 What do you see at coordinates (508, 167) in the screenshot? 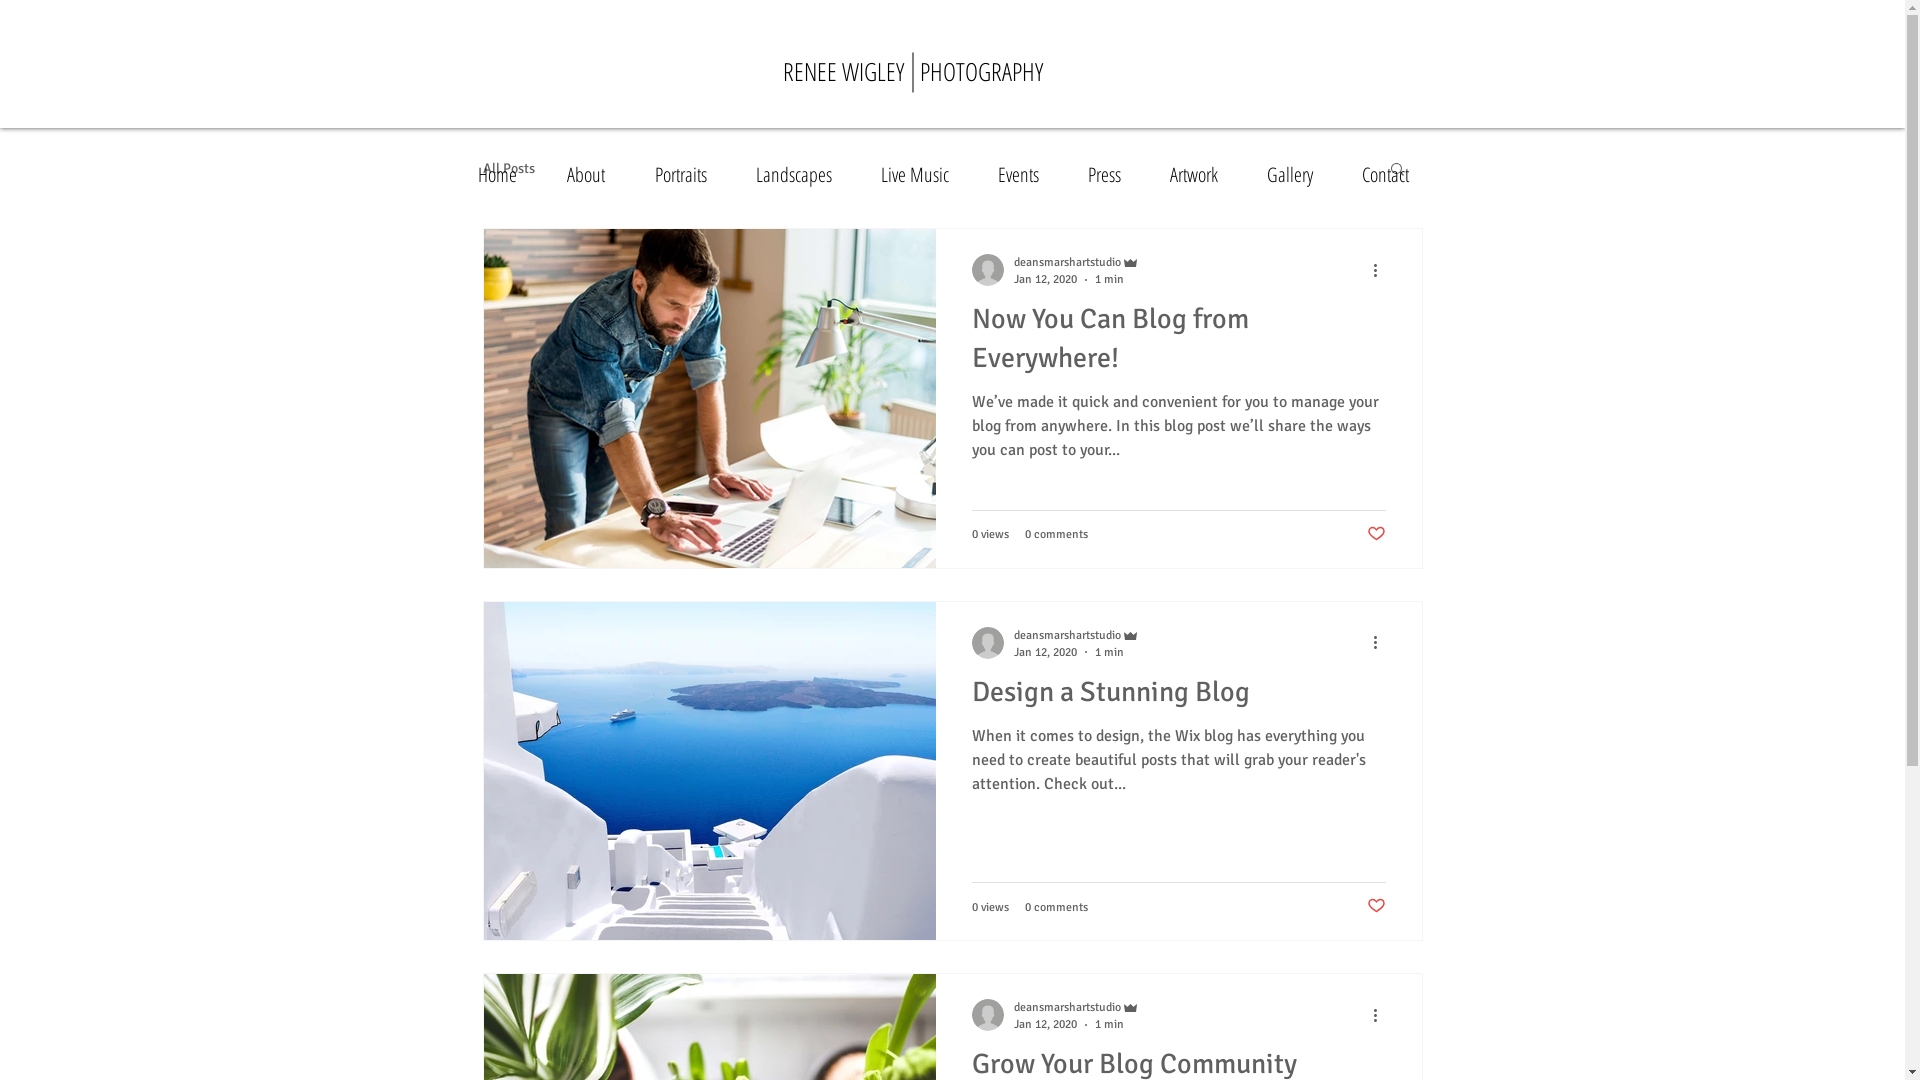
I see `'All Posts'` at bounding box center [508, 167].